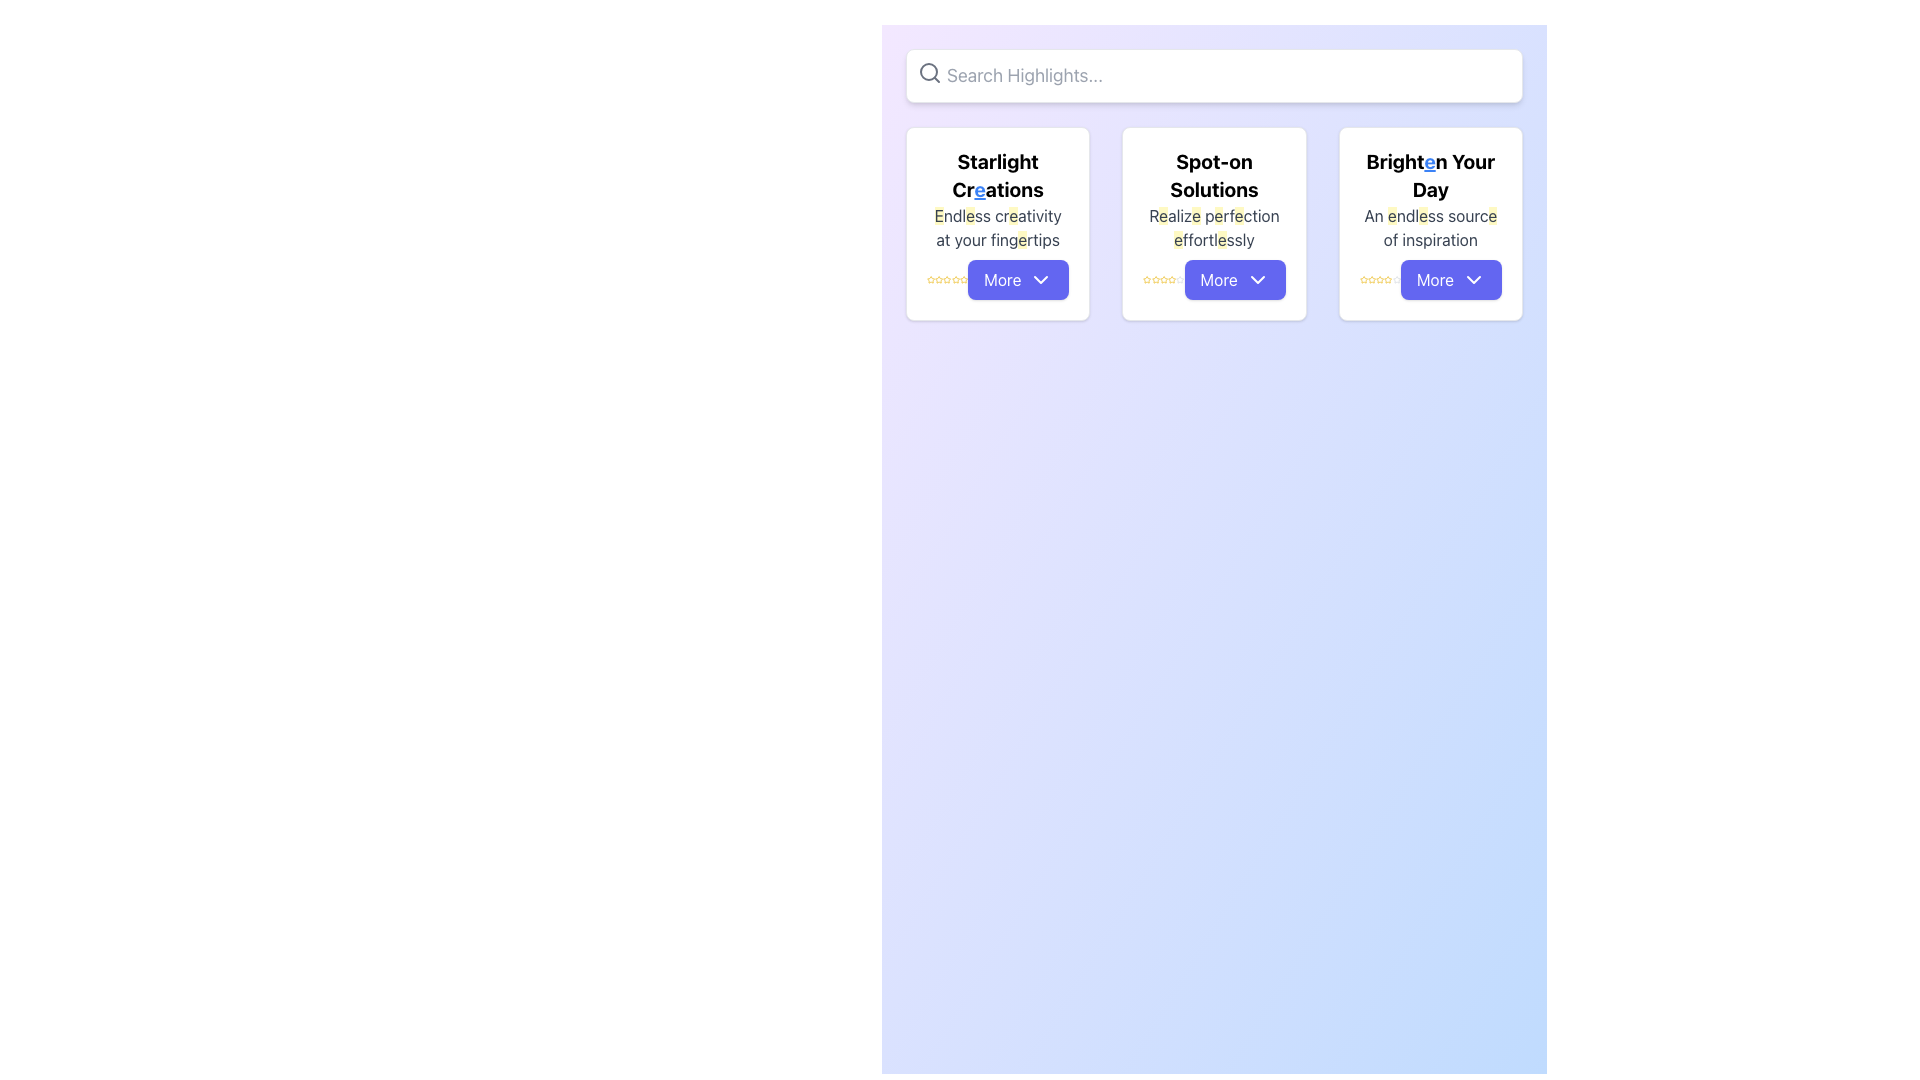 The height and width of the screenshot is (1080, 1920). What do you see at coordinates (1379, 280) in the screenshot?
I see `the fourth star icon in the horizontal set of star icons located under the text 'Brighten Your Day'` at bounding box center [1379, 280].